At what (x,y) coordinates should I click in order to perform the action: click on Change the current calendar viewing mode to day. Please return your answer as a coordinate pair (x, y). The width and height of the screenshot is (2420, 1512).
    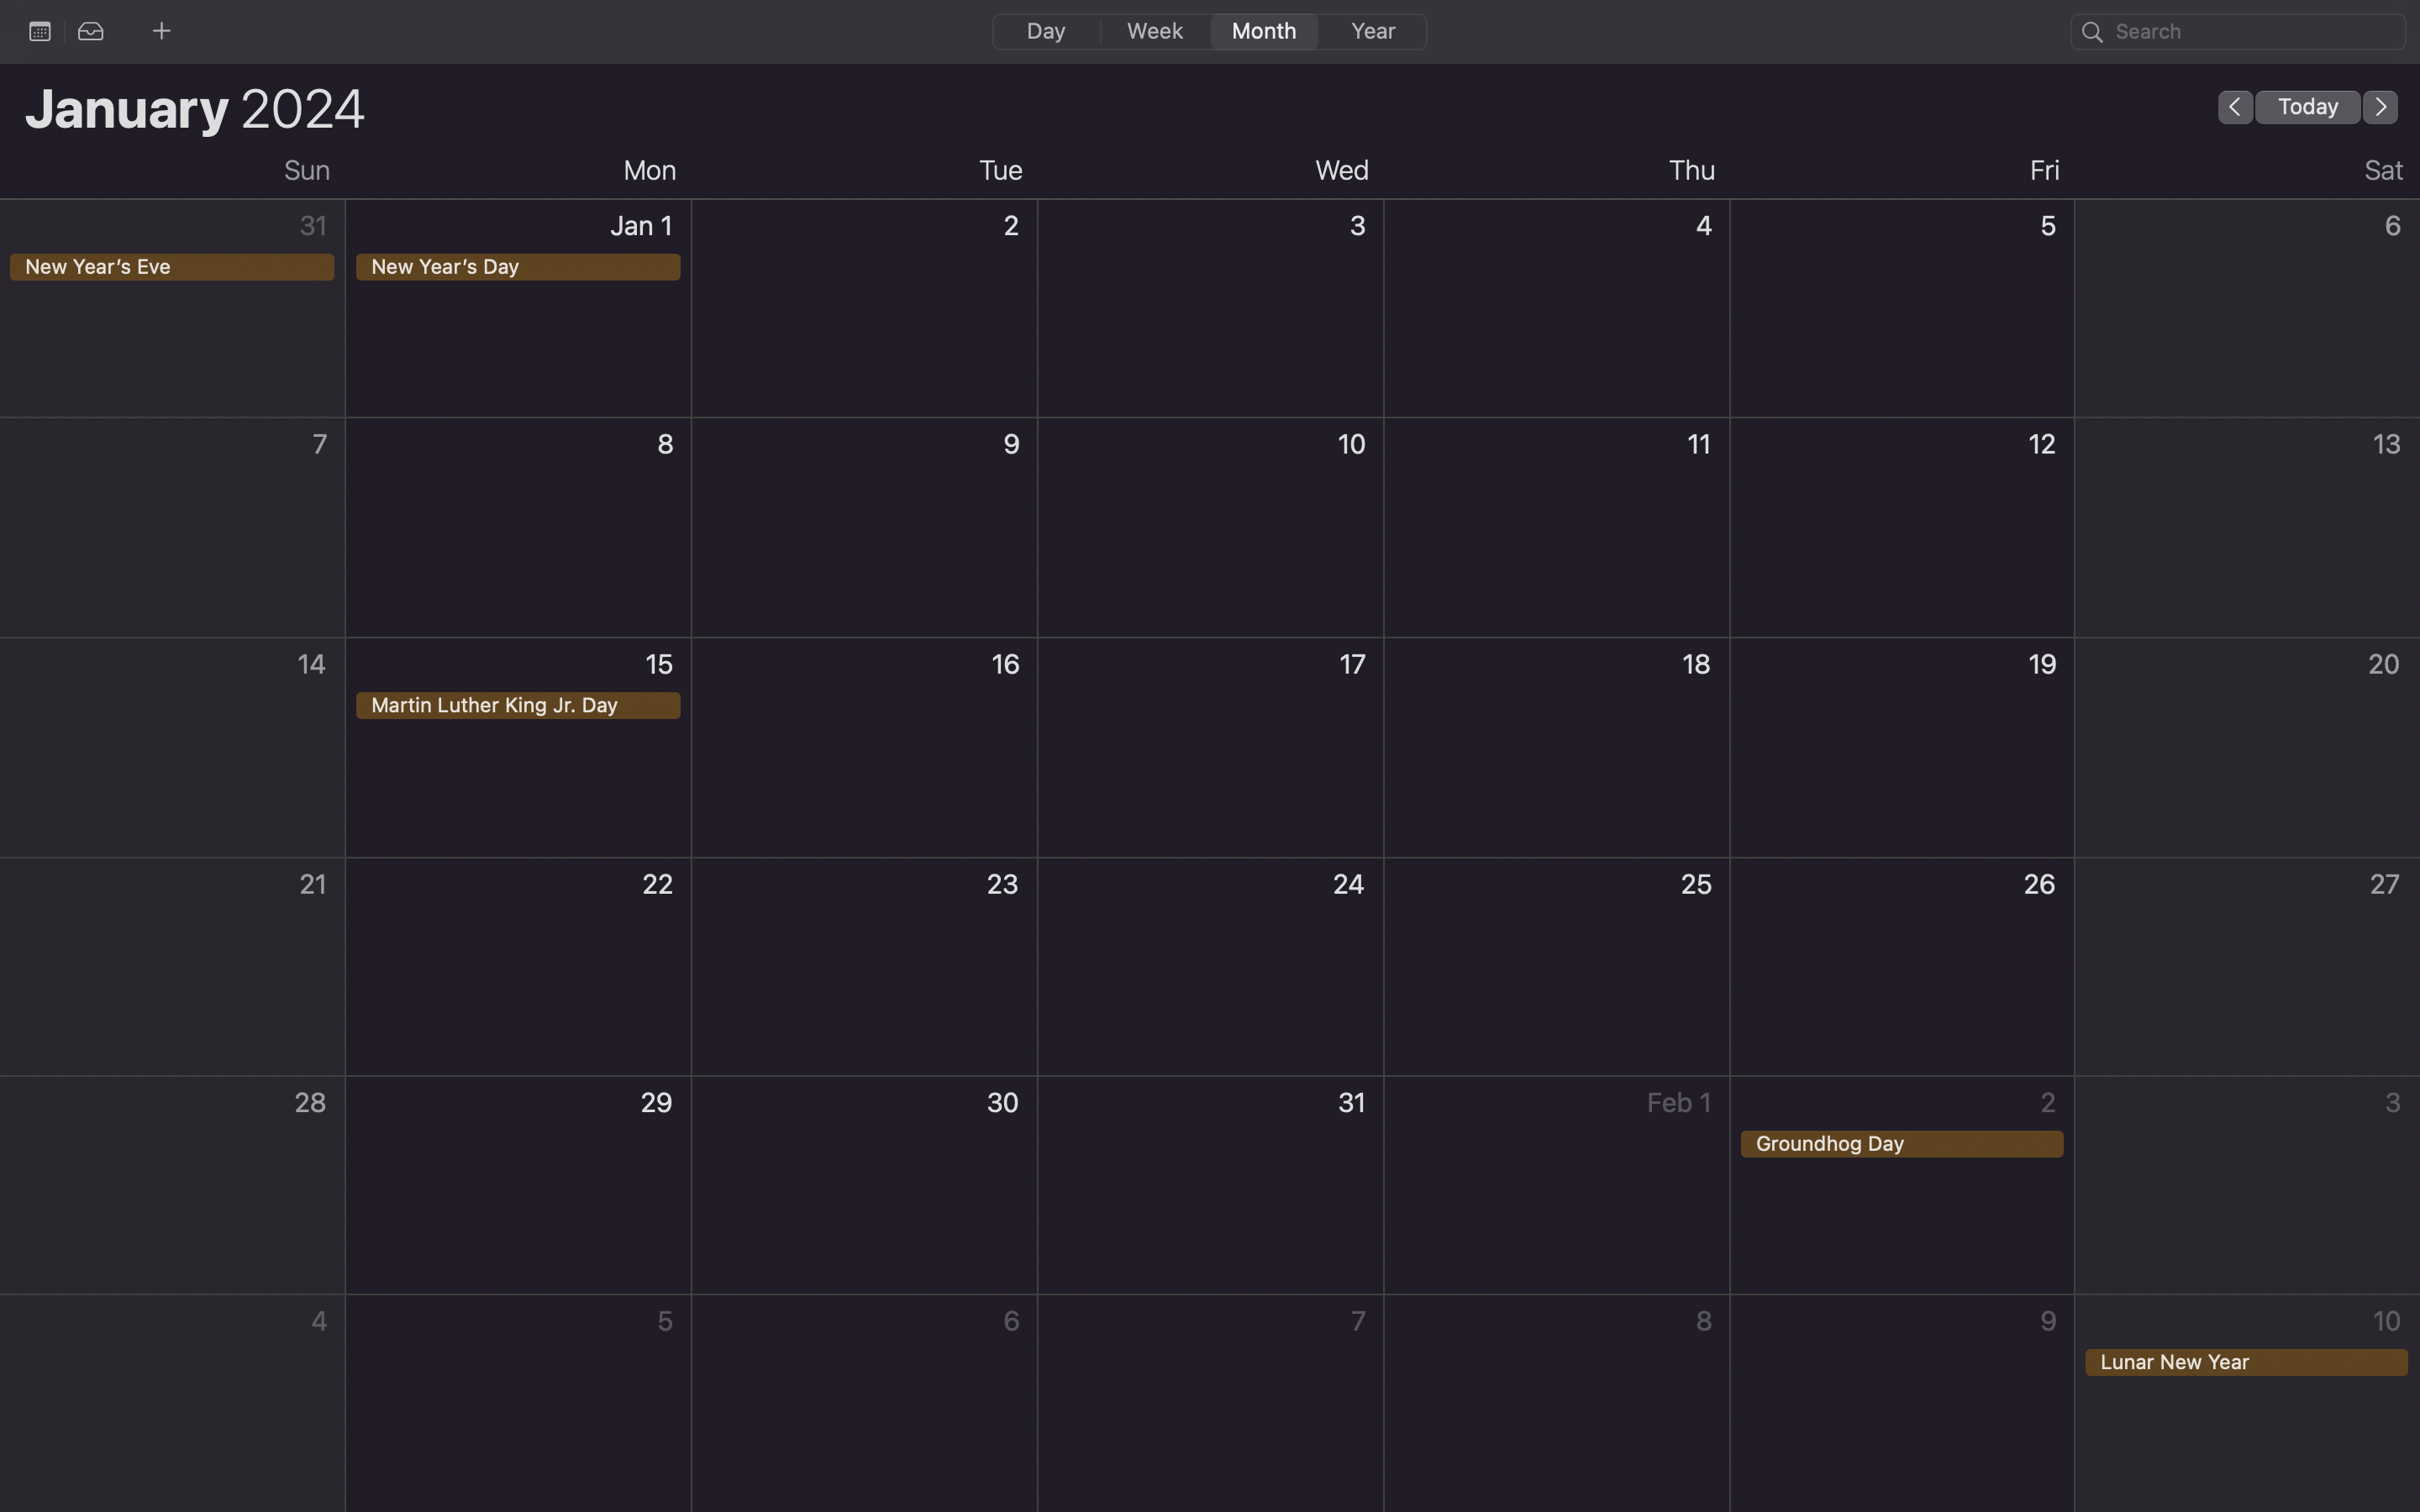
    Looking at the image, I should click on (1044, 29).